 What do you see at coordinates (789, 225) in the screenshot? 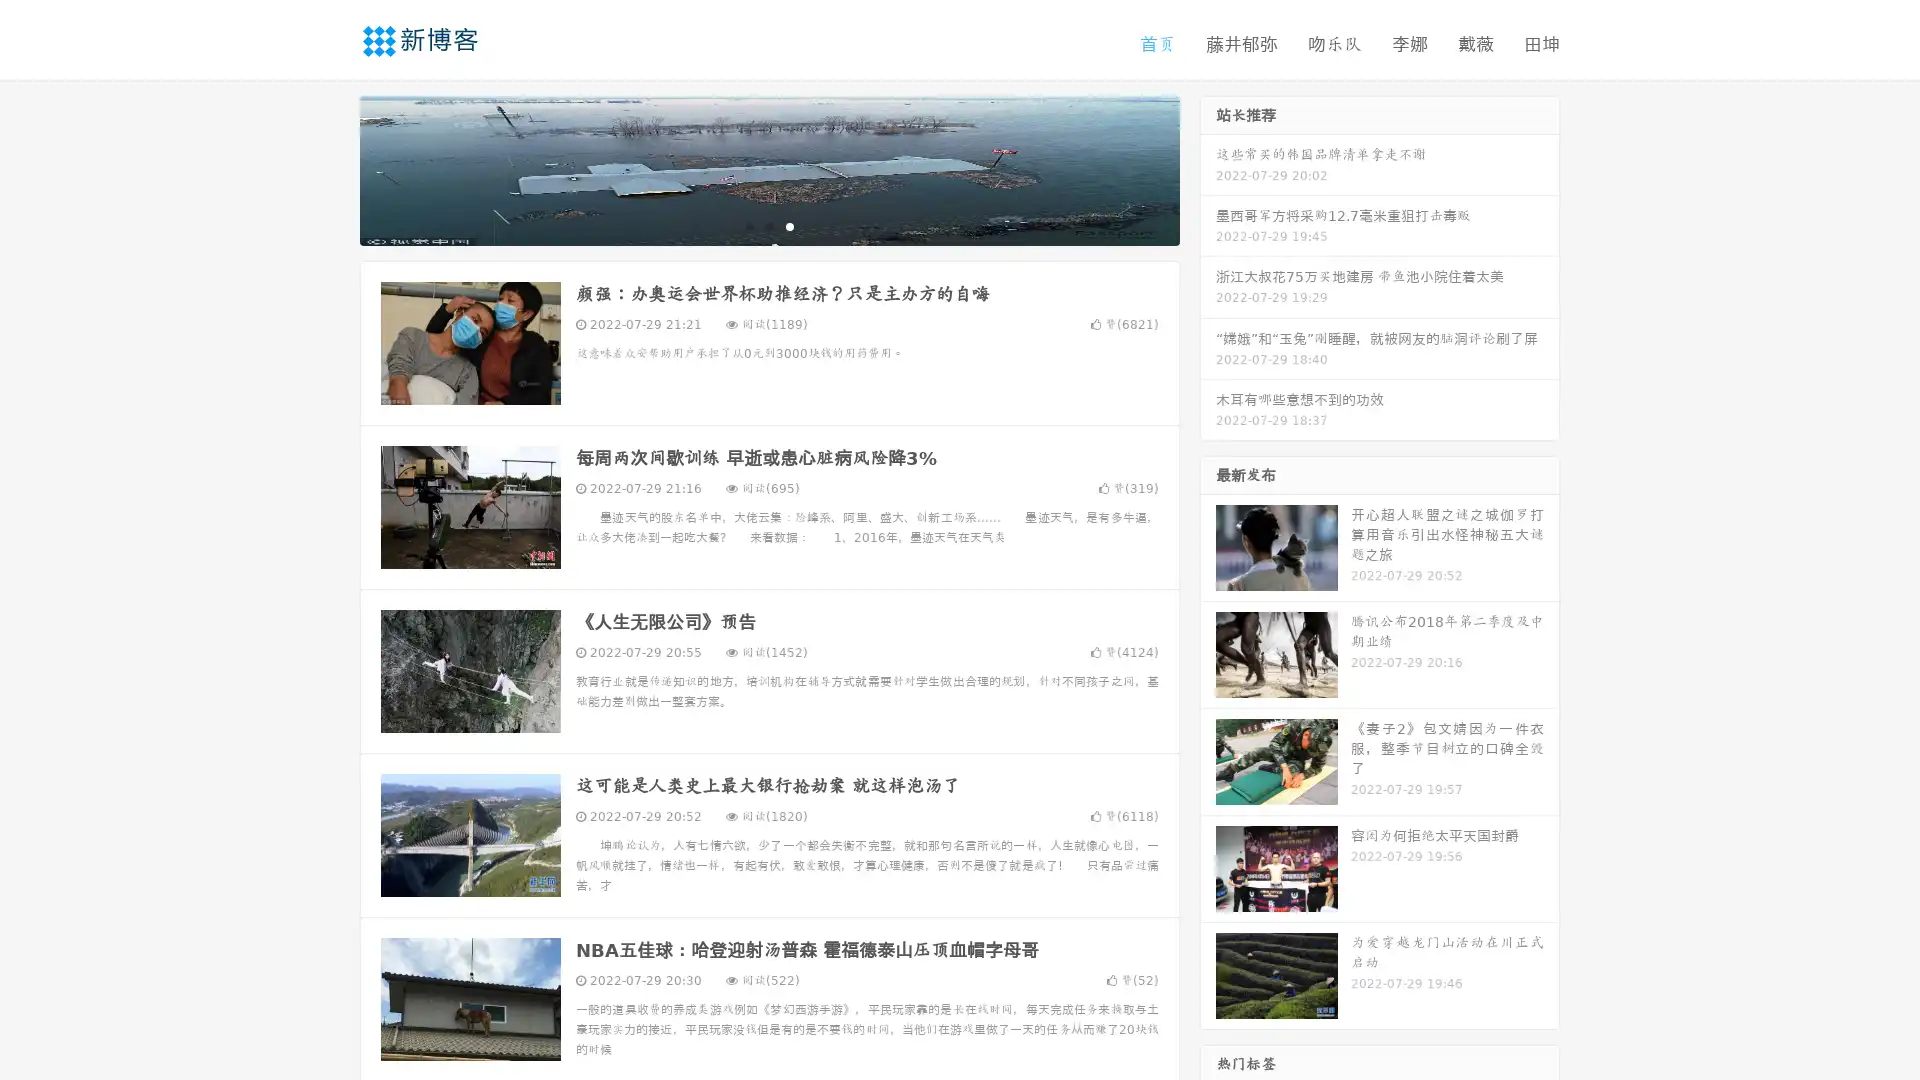
I see `Go to slide 3` at bounding box center [789, 225].